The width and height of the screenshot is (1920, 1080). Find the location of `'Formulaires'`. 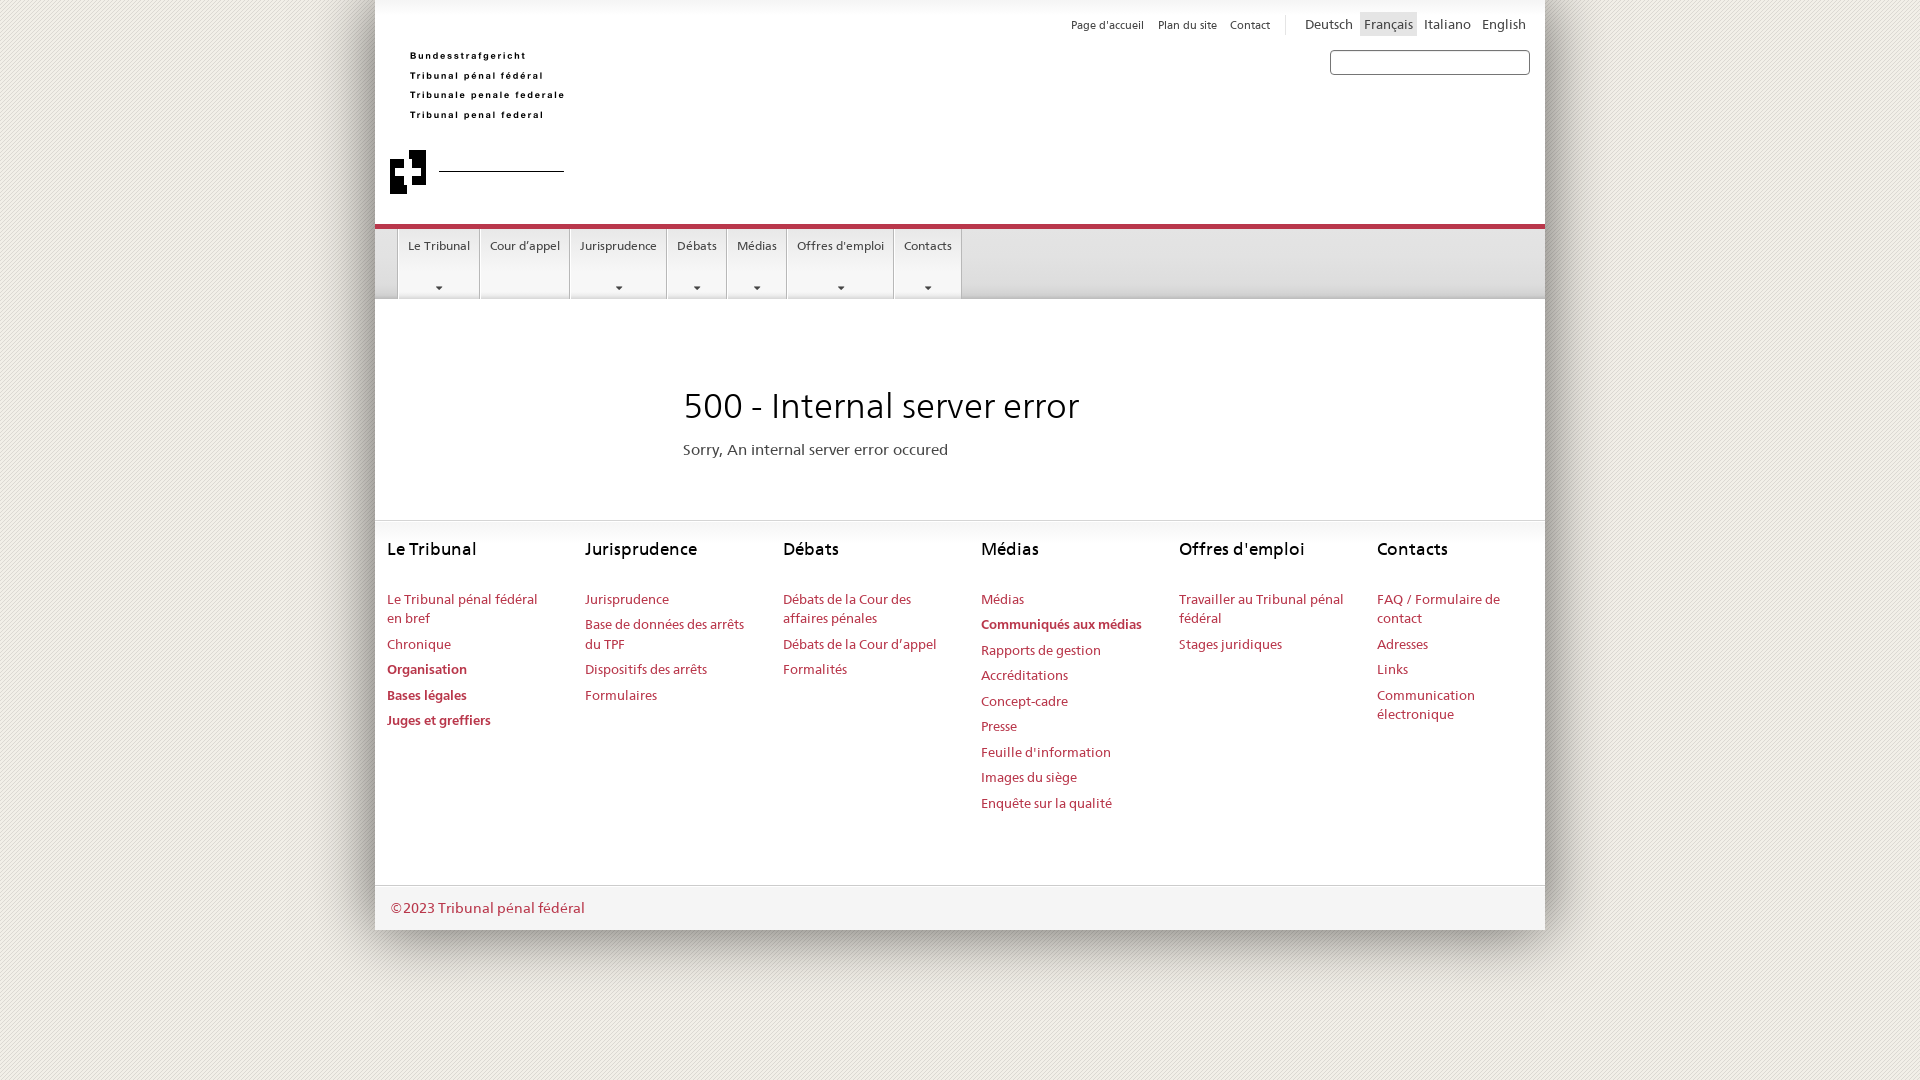

'Formulaires' is located at coordinates (619, 694).